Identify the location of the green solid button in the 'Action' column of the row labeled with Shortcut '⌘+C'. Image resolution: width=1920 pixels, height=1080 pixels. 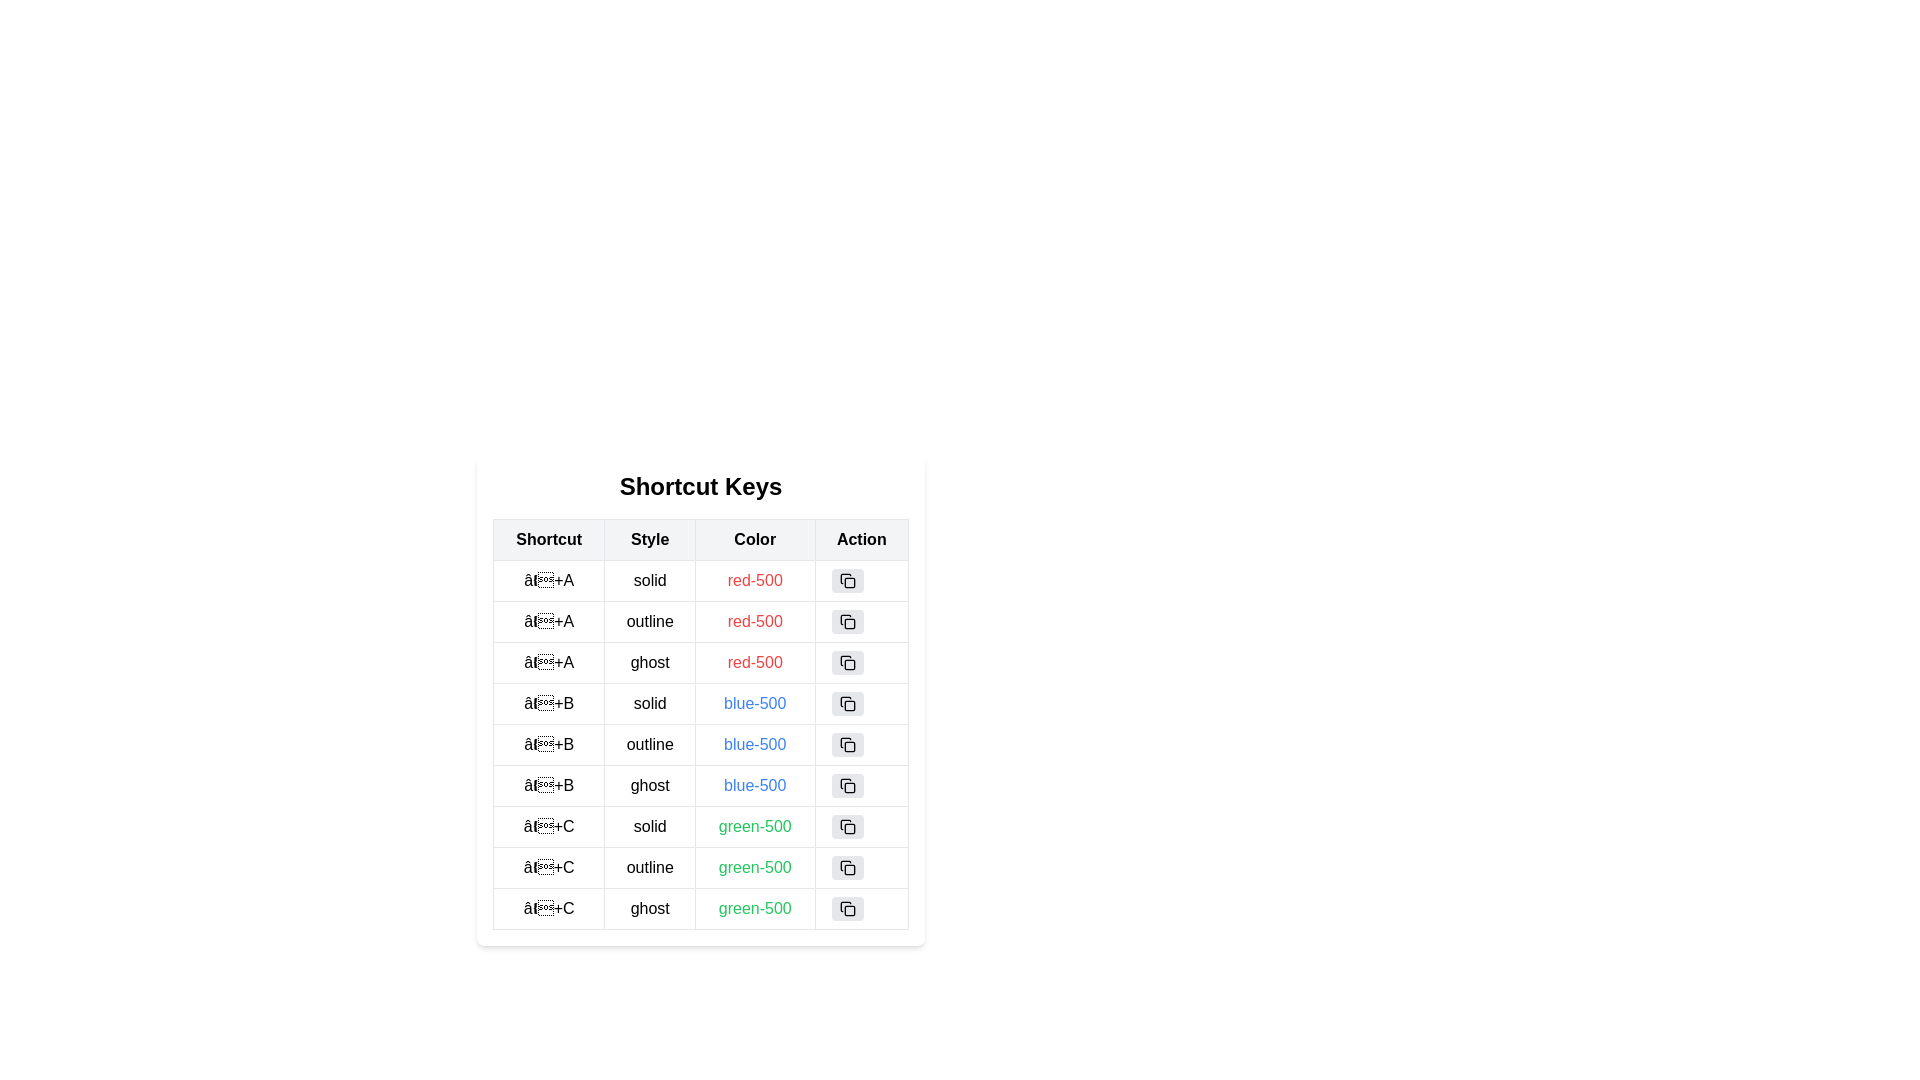
(847, 826).